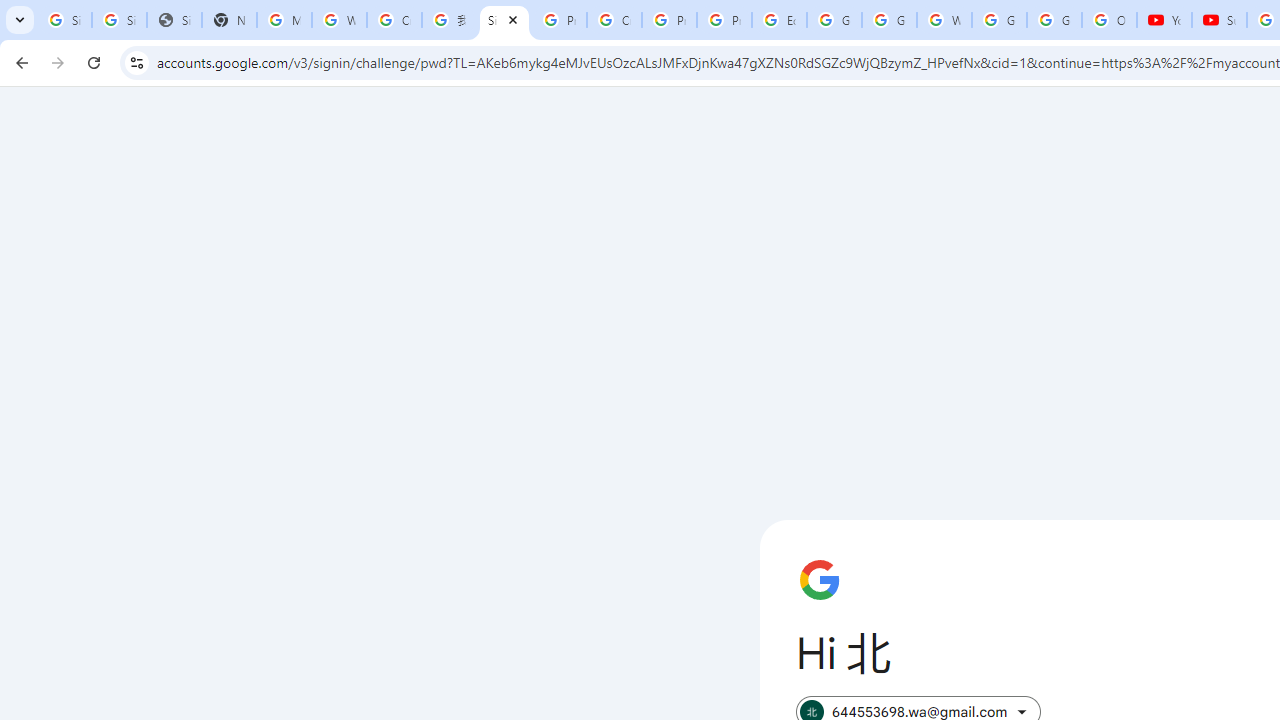 The width and height of the screenshot is (1280, 720). I want to click on 'Welcome to My Activity', so click(943, 20).